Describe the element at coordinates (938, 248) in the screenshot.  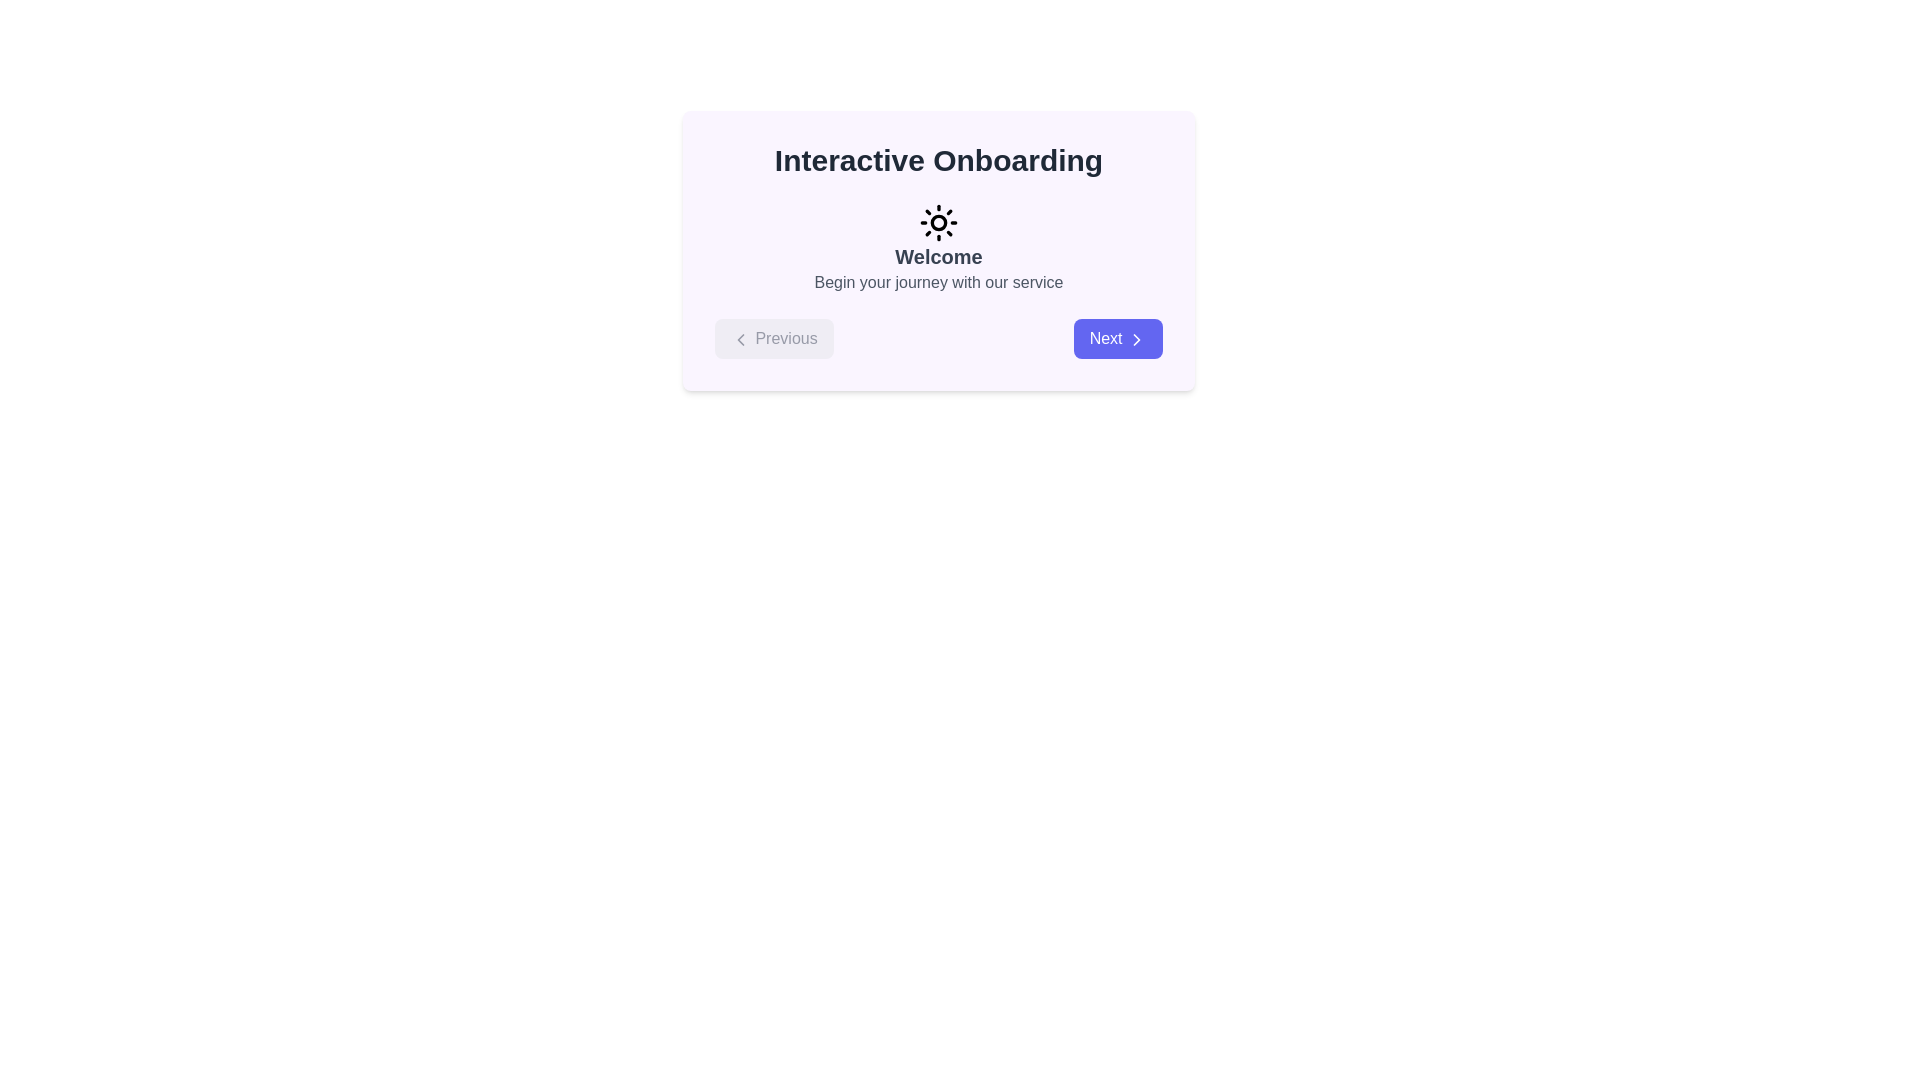
I see `the label with a sun icon that displays 'Welcome' and 'Begin your journey with our service' within the 'Interactive Onboarding' panel` at that location.